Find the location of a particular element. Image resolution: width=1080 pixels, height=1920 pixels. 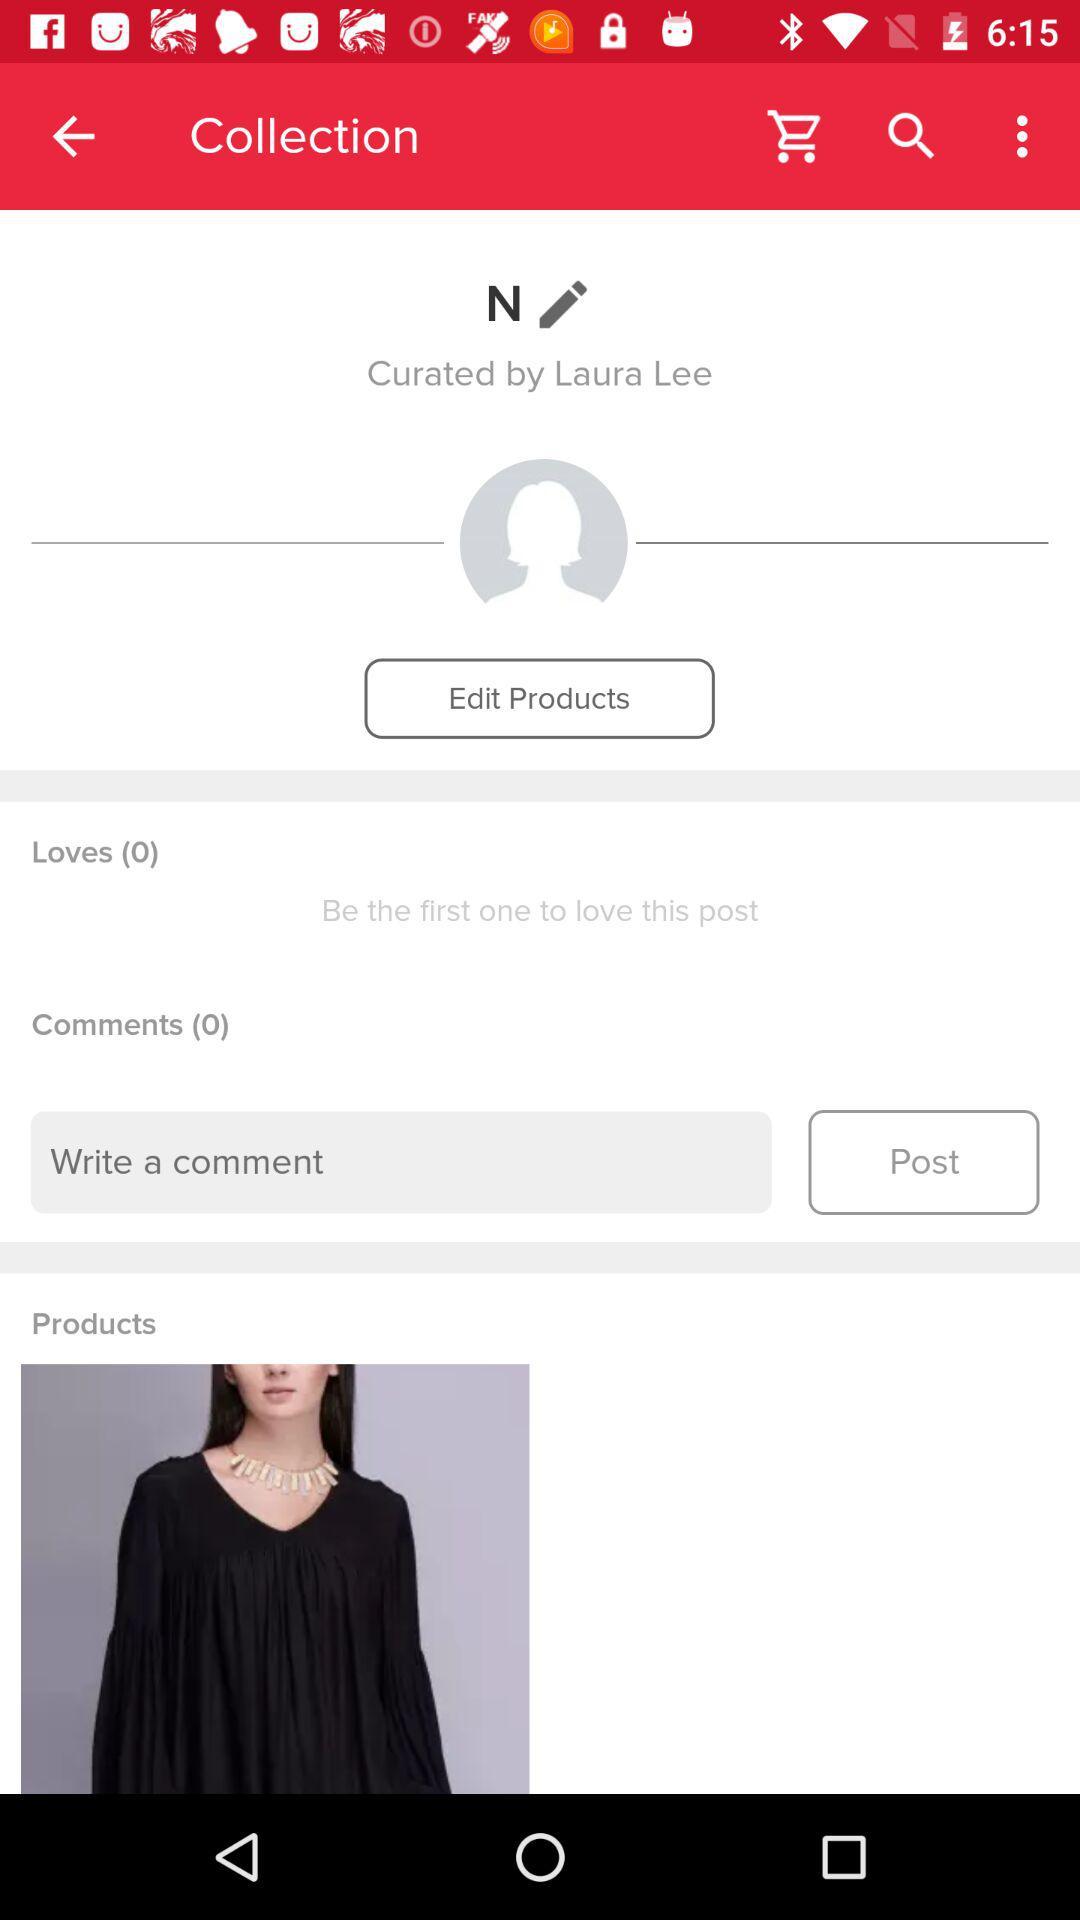

the icon above the loves (0) icon is located at coordinates (538, 698).